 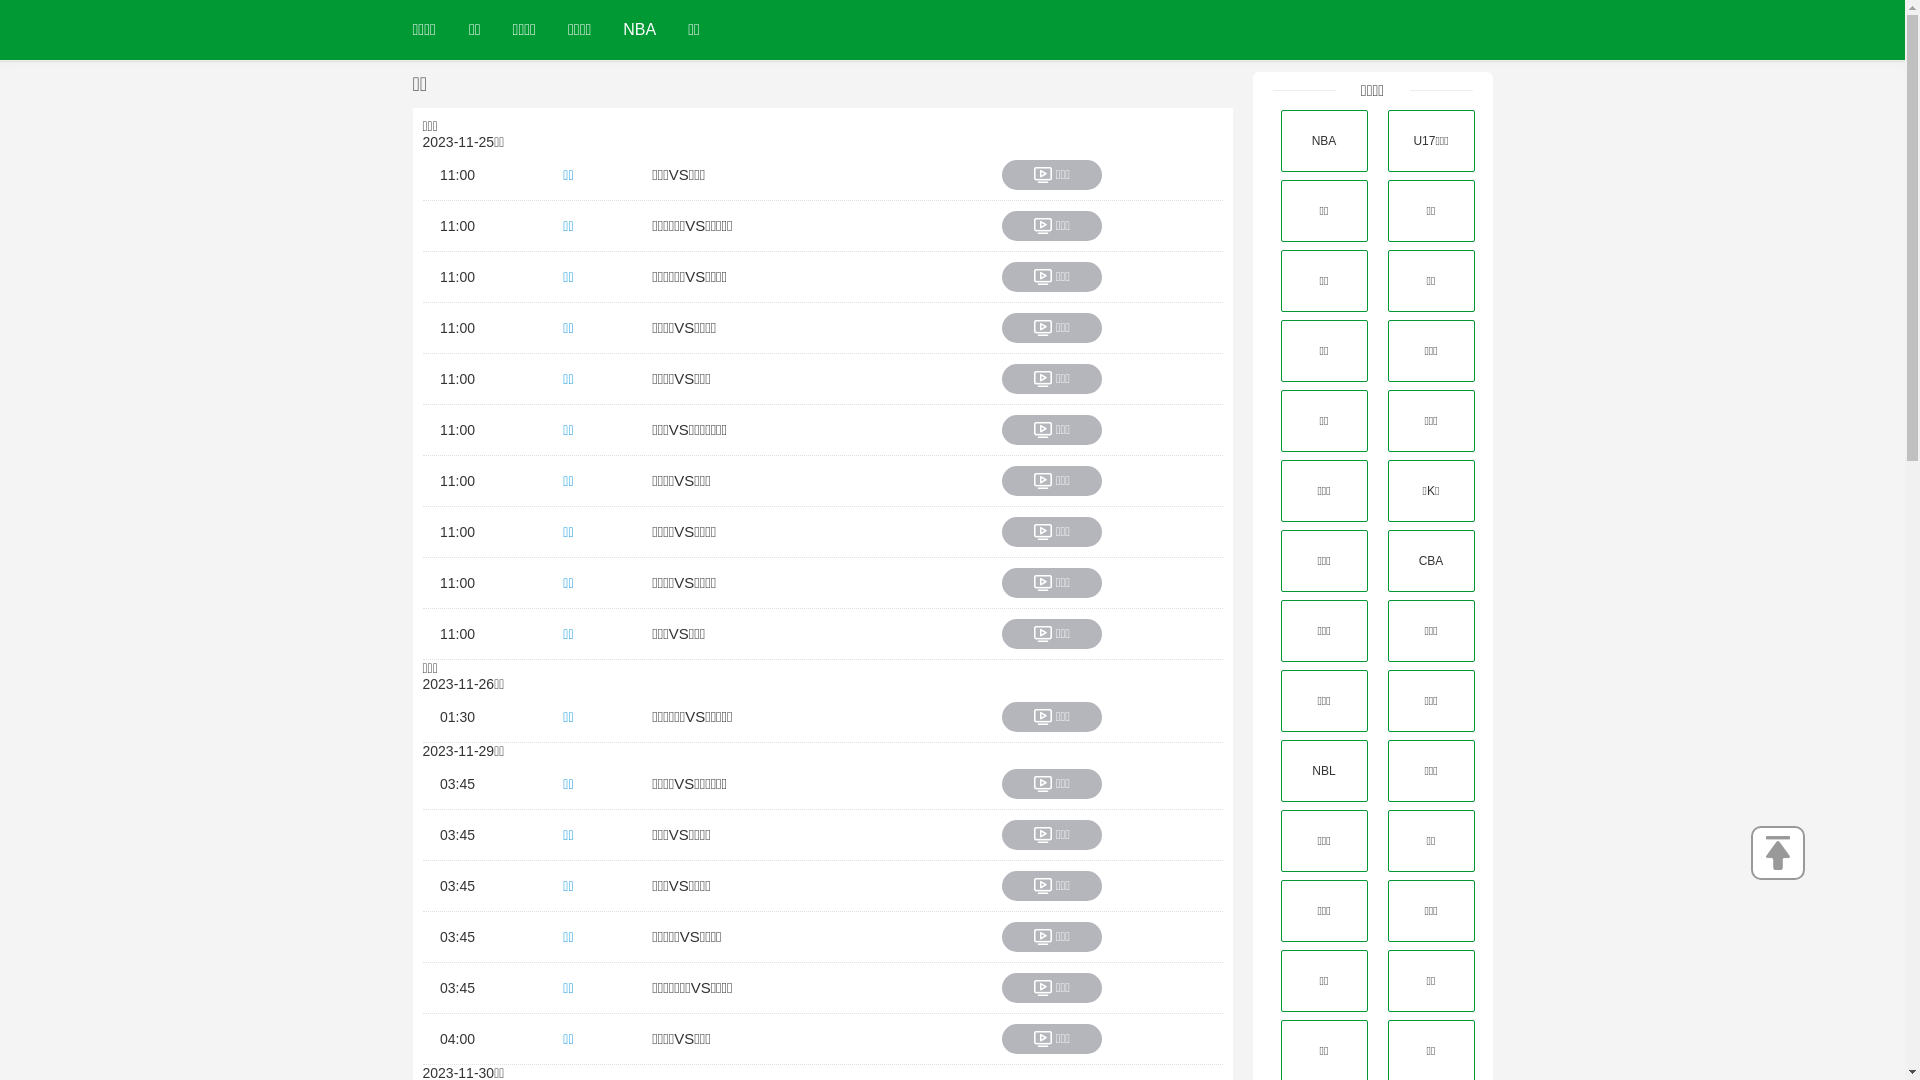 I want to click on 'NBL', so click(x=1323, y=770).